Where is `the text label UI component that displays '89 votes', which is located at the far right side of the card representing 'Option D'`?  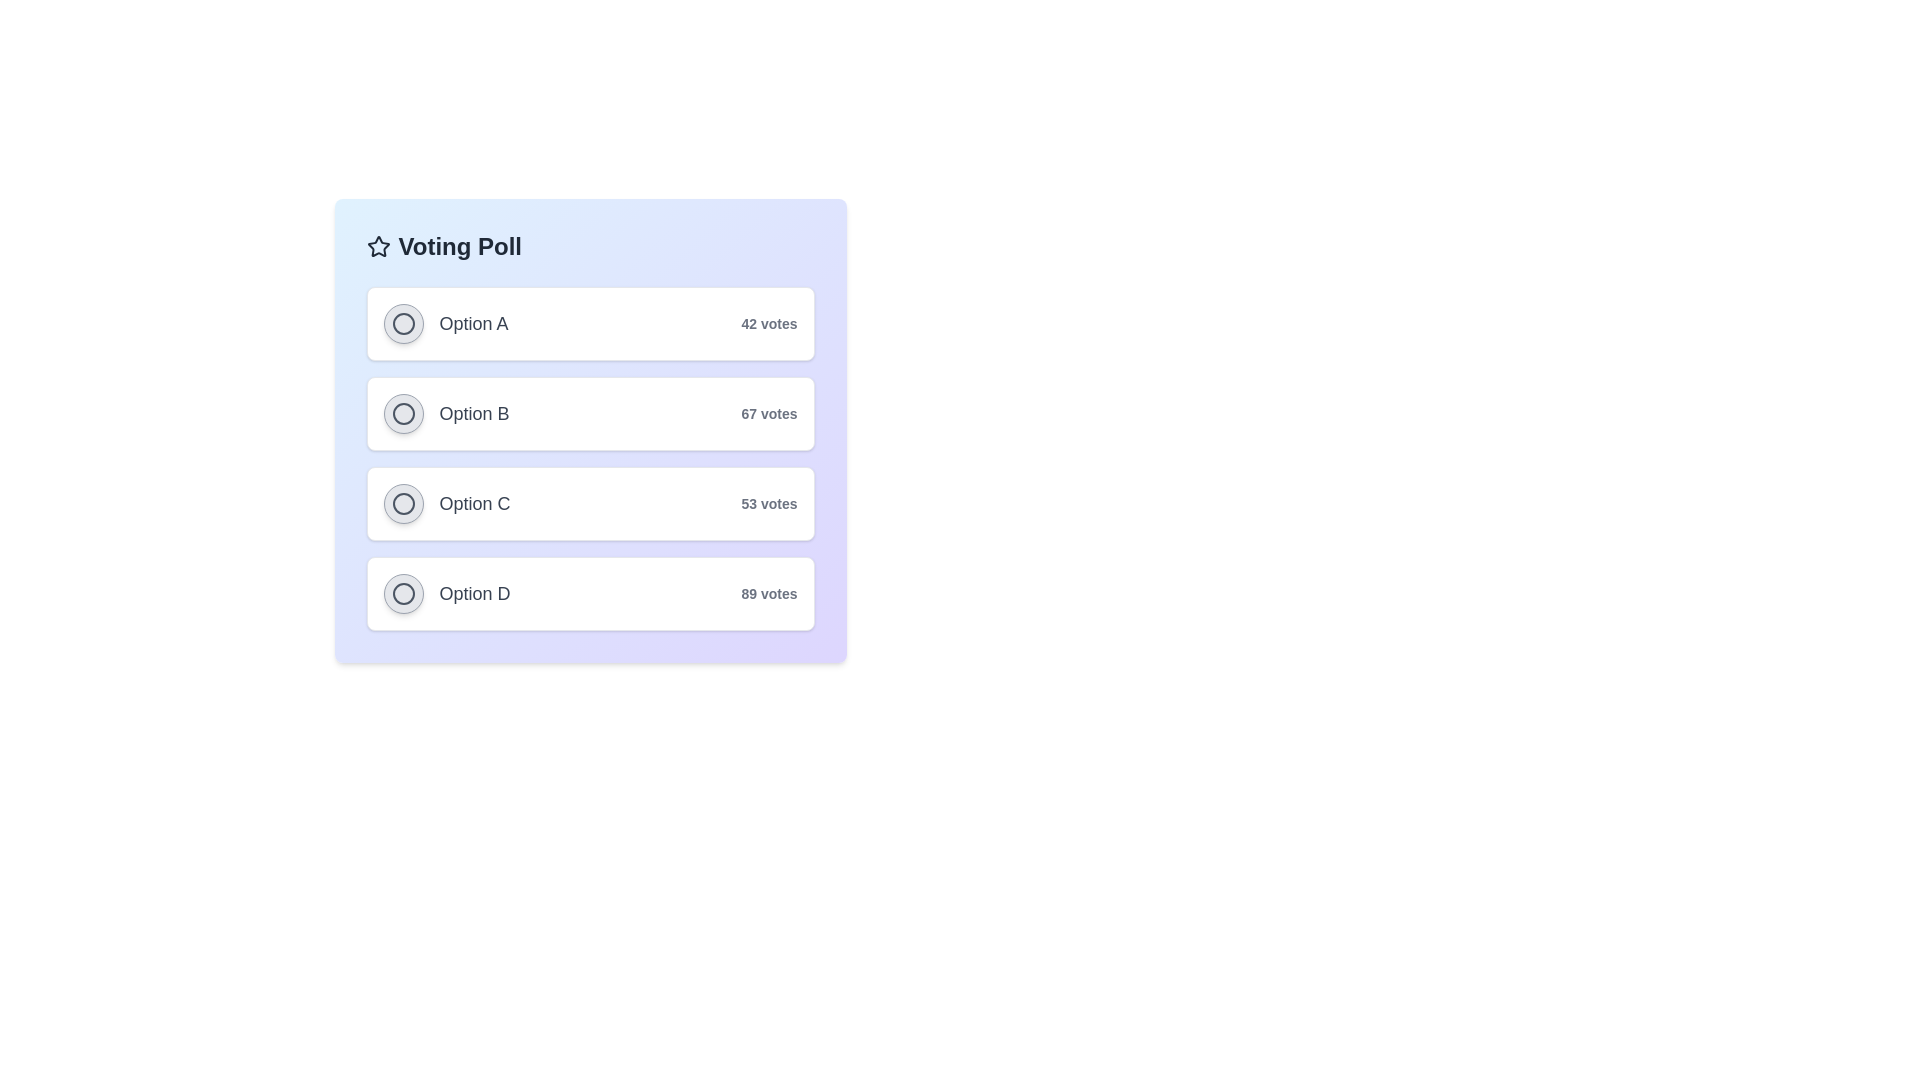 the text label UI component that displays '89 votes', which is located at the far right side of the card representing 'Option D' is located at coordinates (768, 593).